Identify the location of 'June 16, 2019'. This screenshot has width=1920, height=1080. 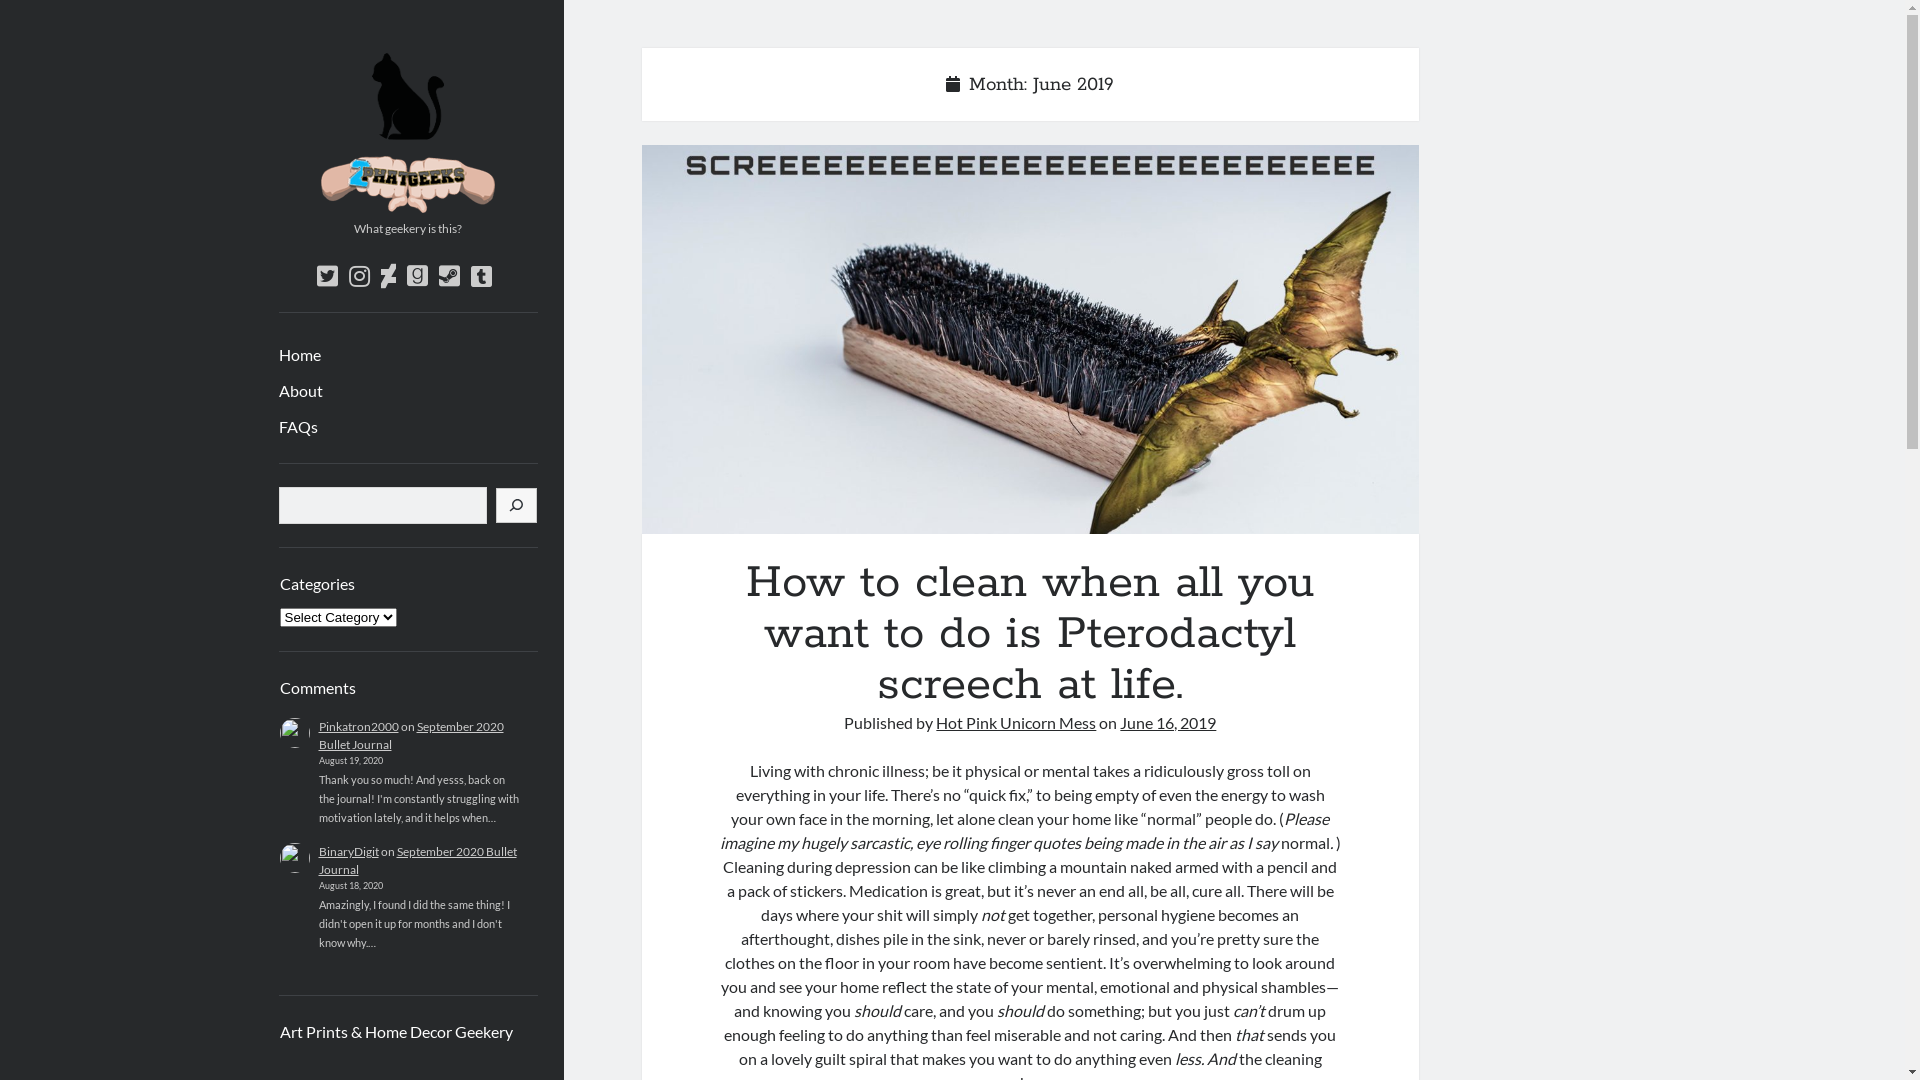
(1118, 722).